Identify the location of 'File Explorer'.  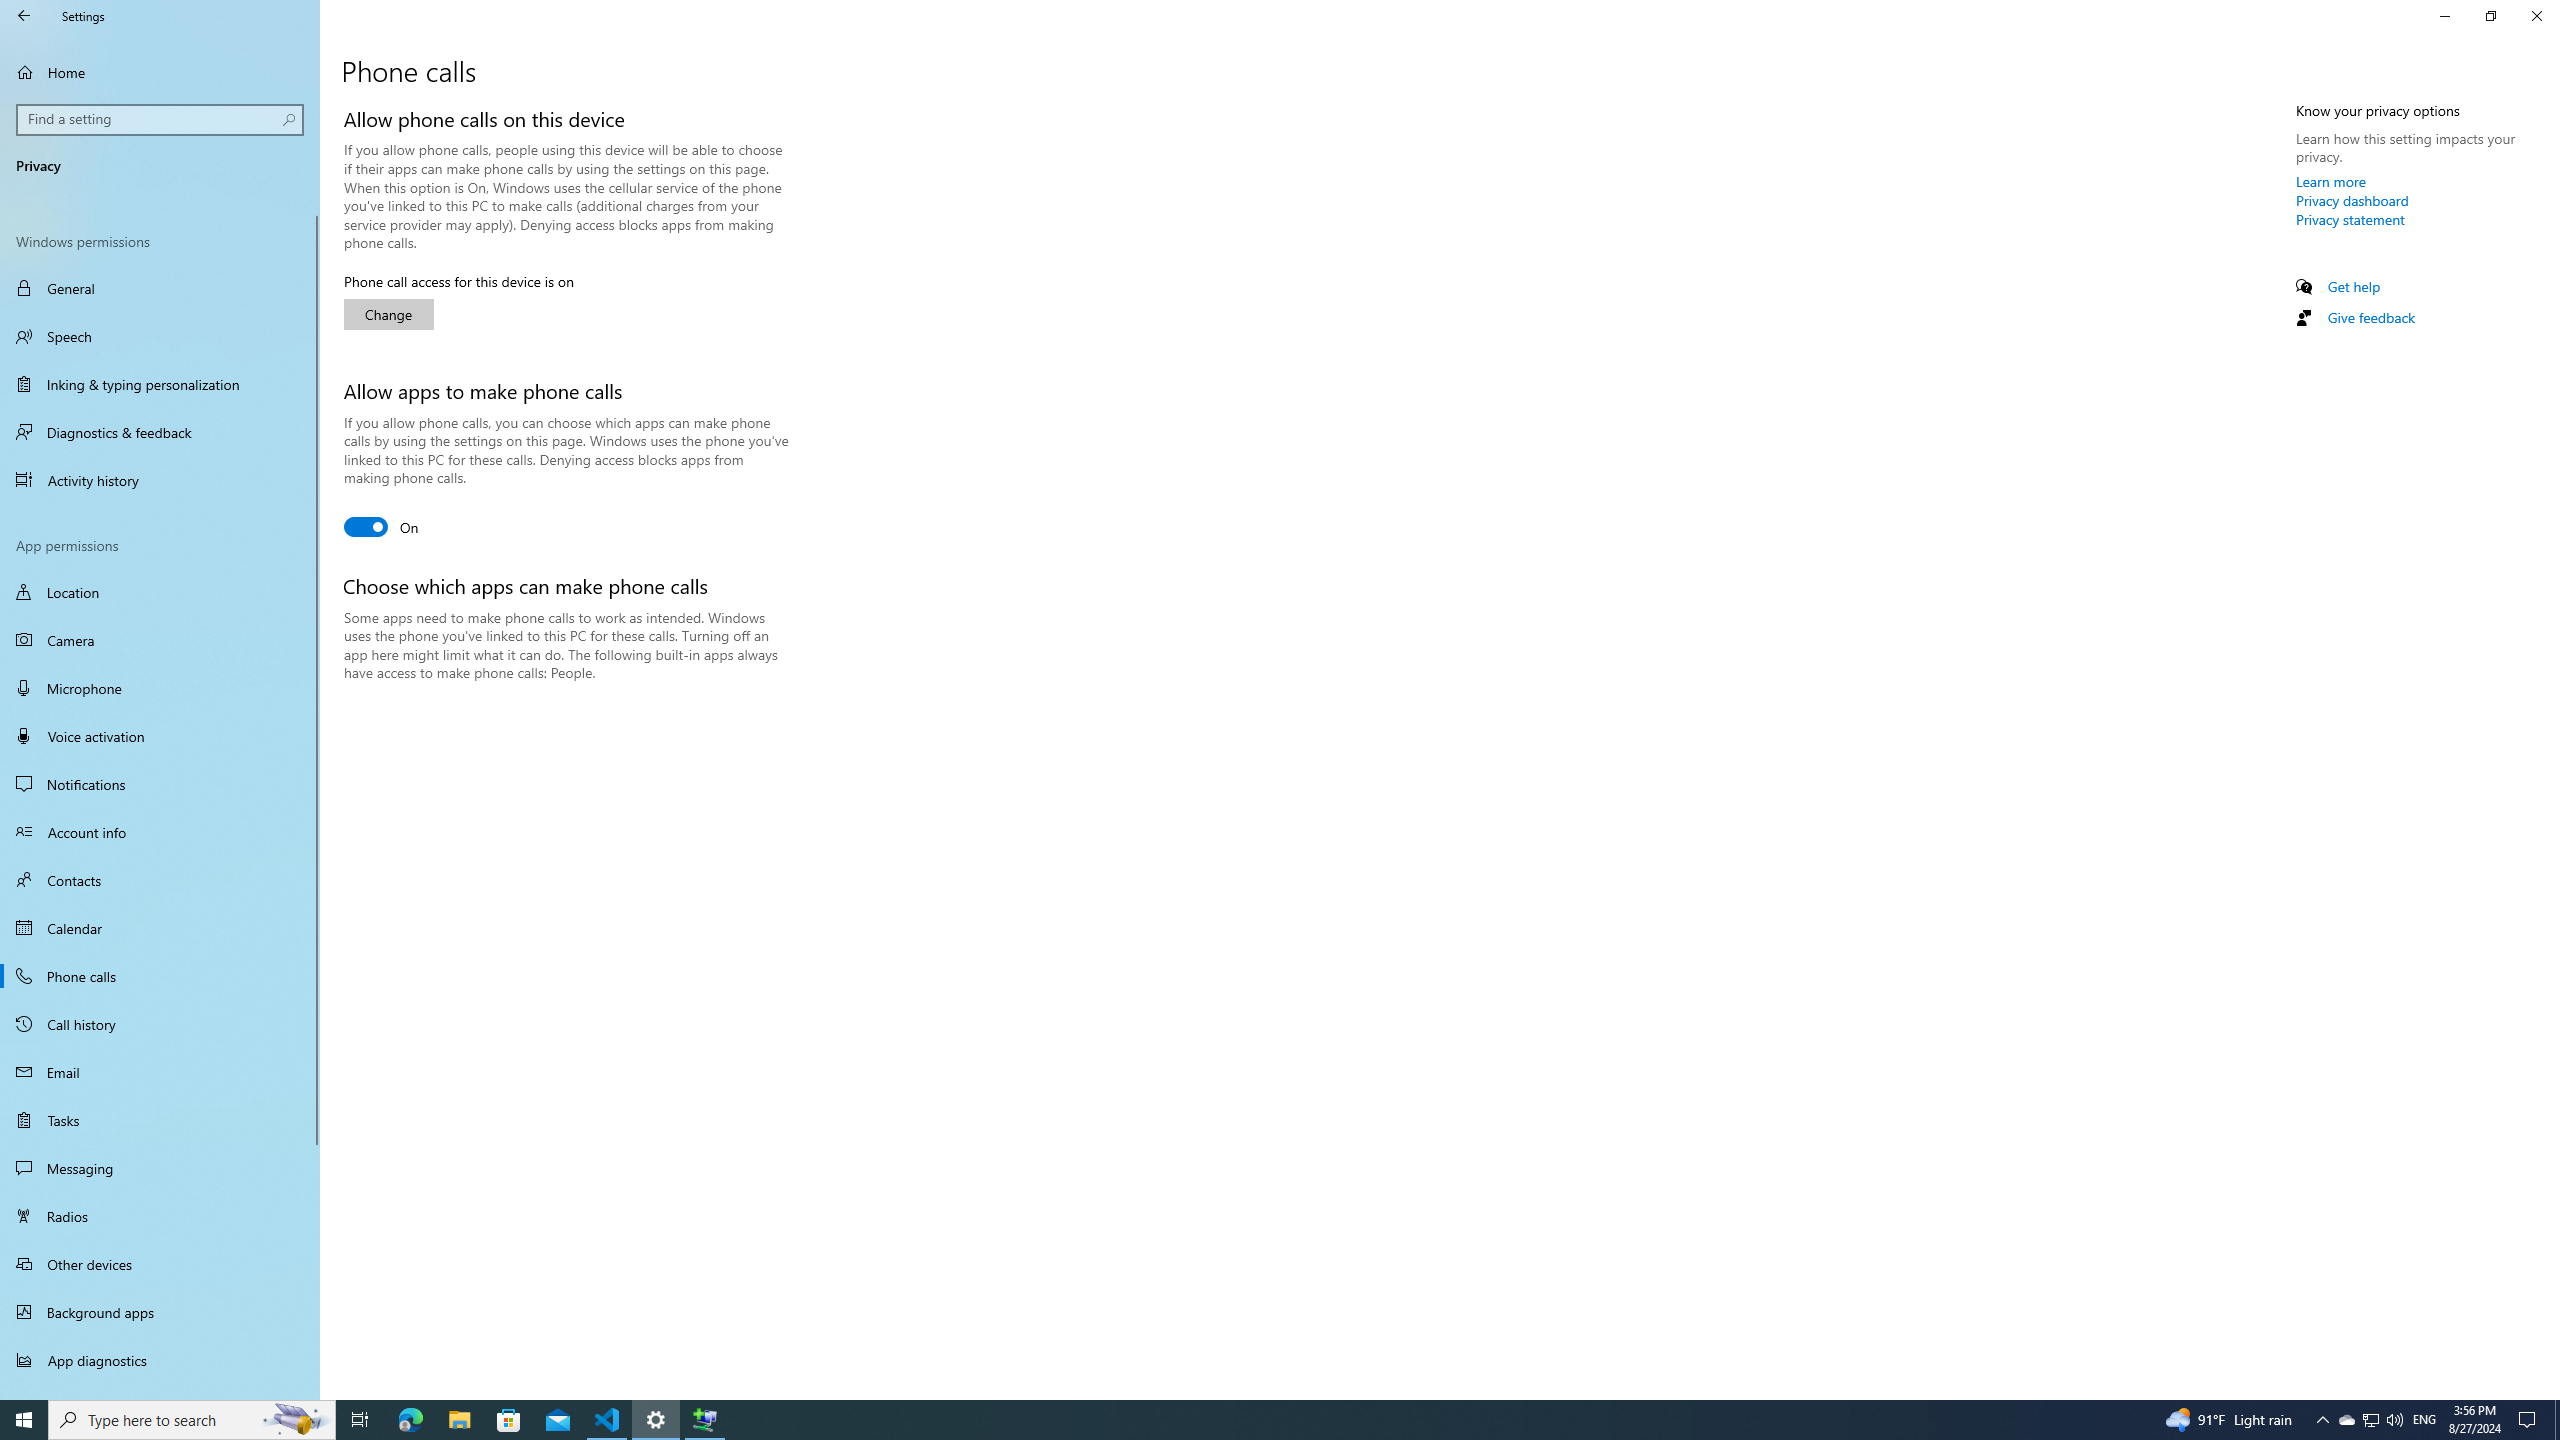
(458, 1418).